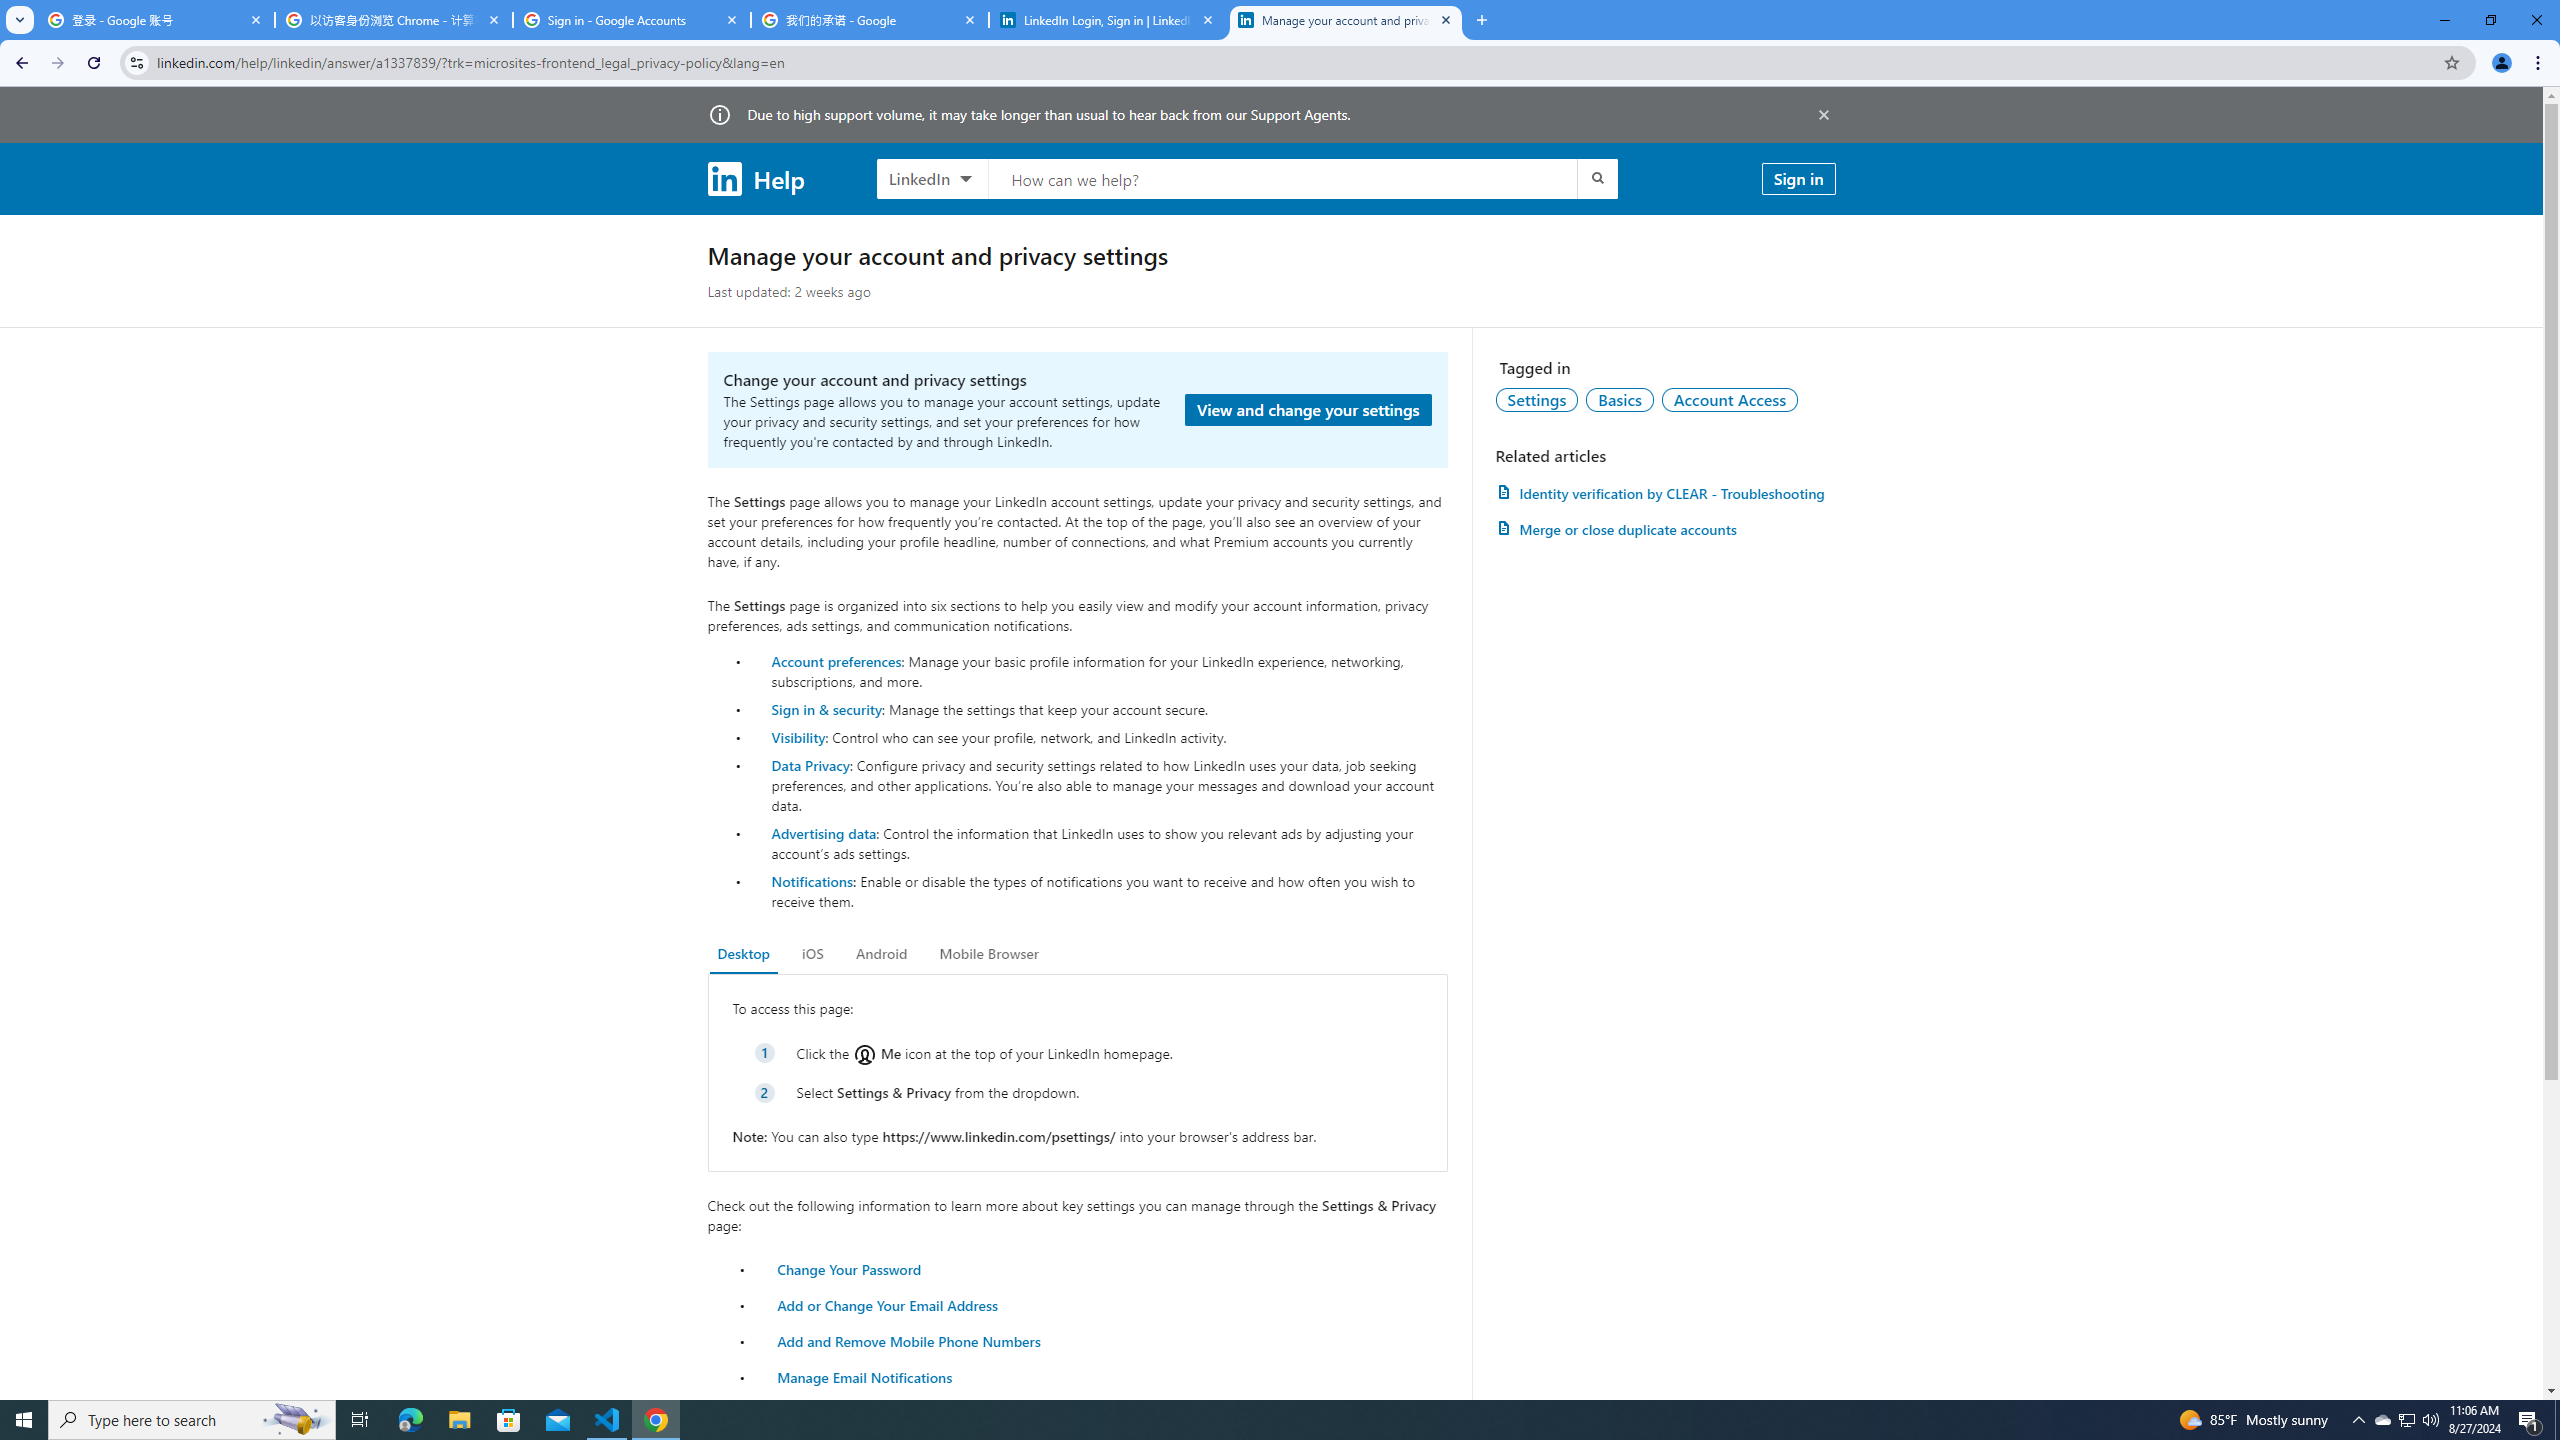 The height and width of the screenshot is (1440, 2560). I want to click on 'AutomationID: topic-link-a151002', so click(1729, 398).